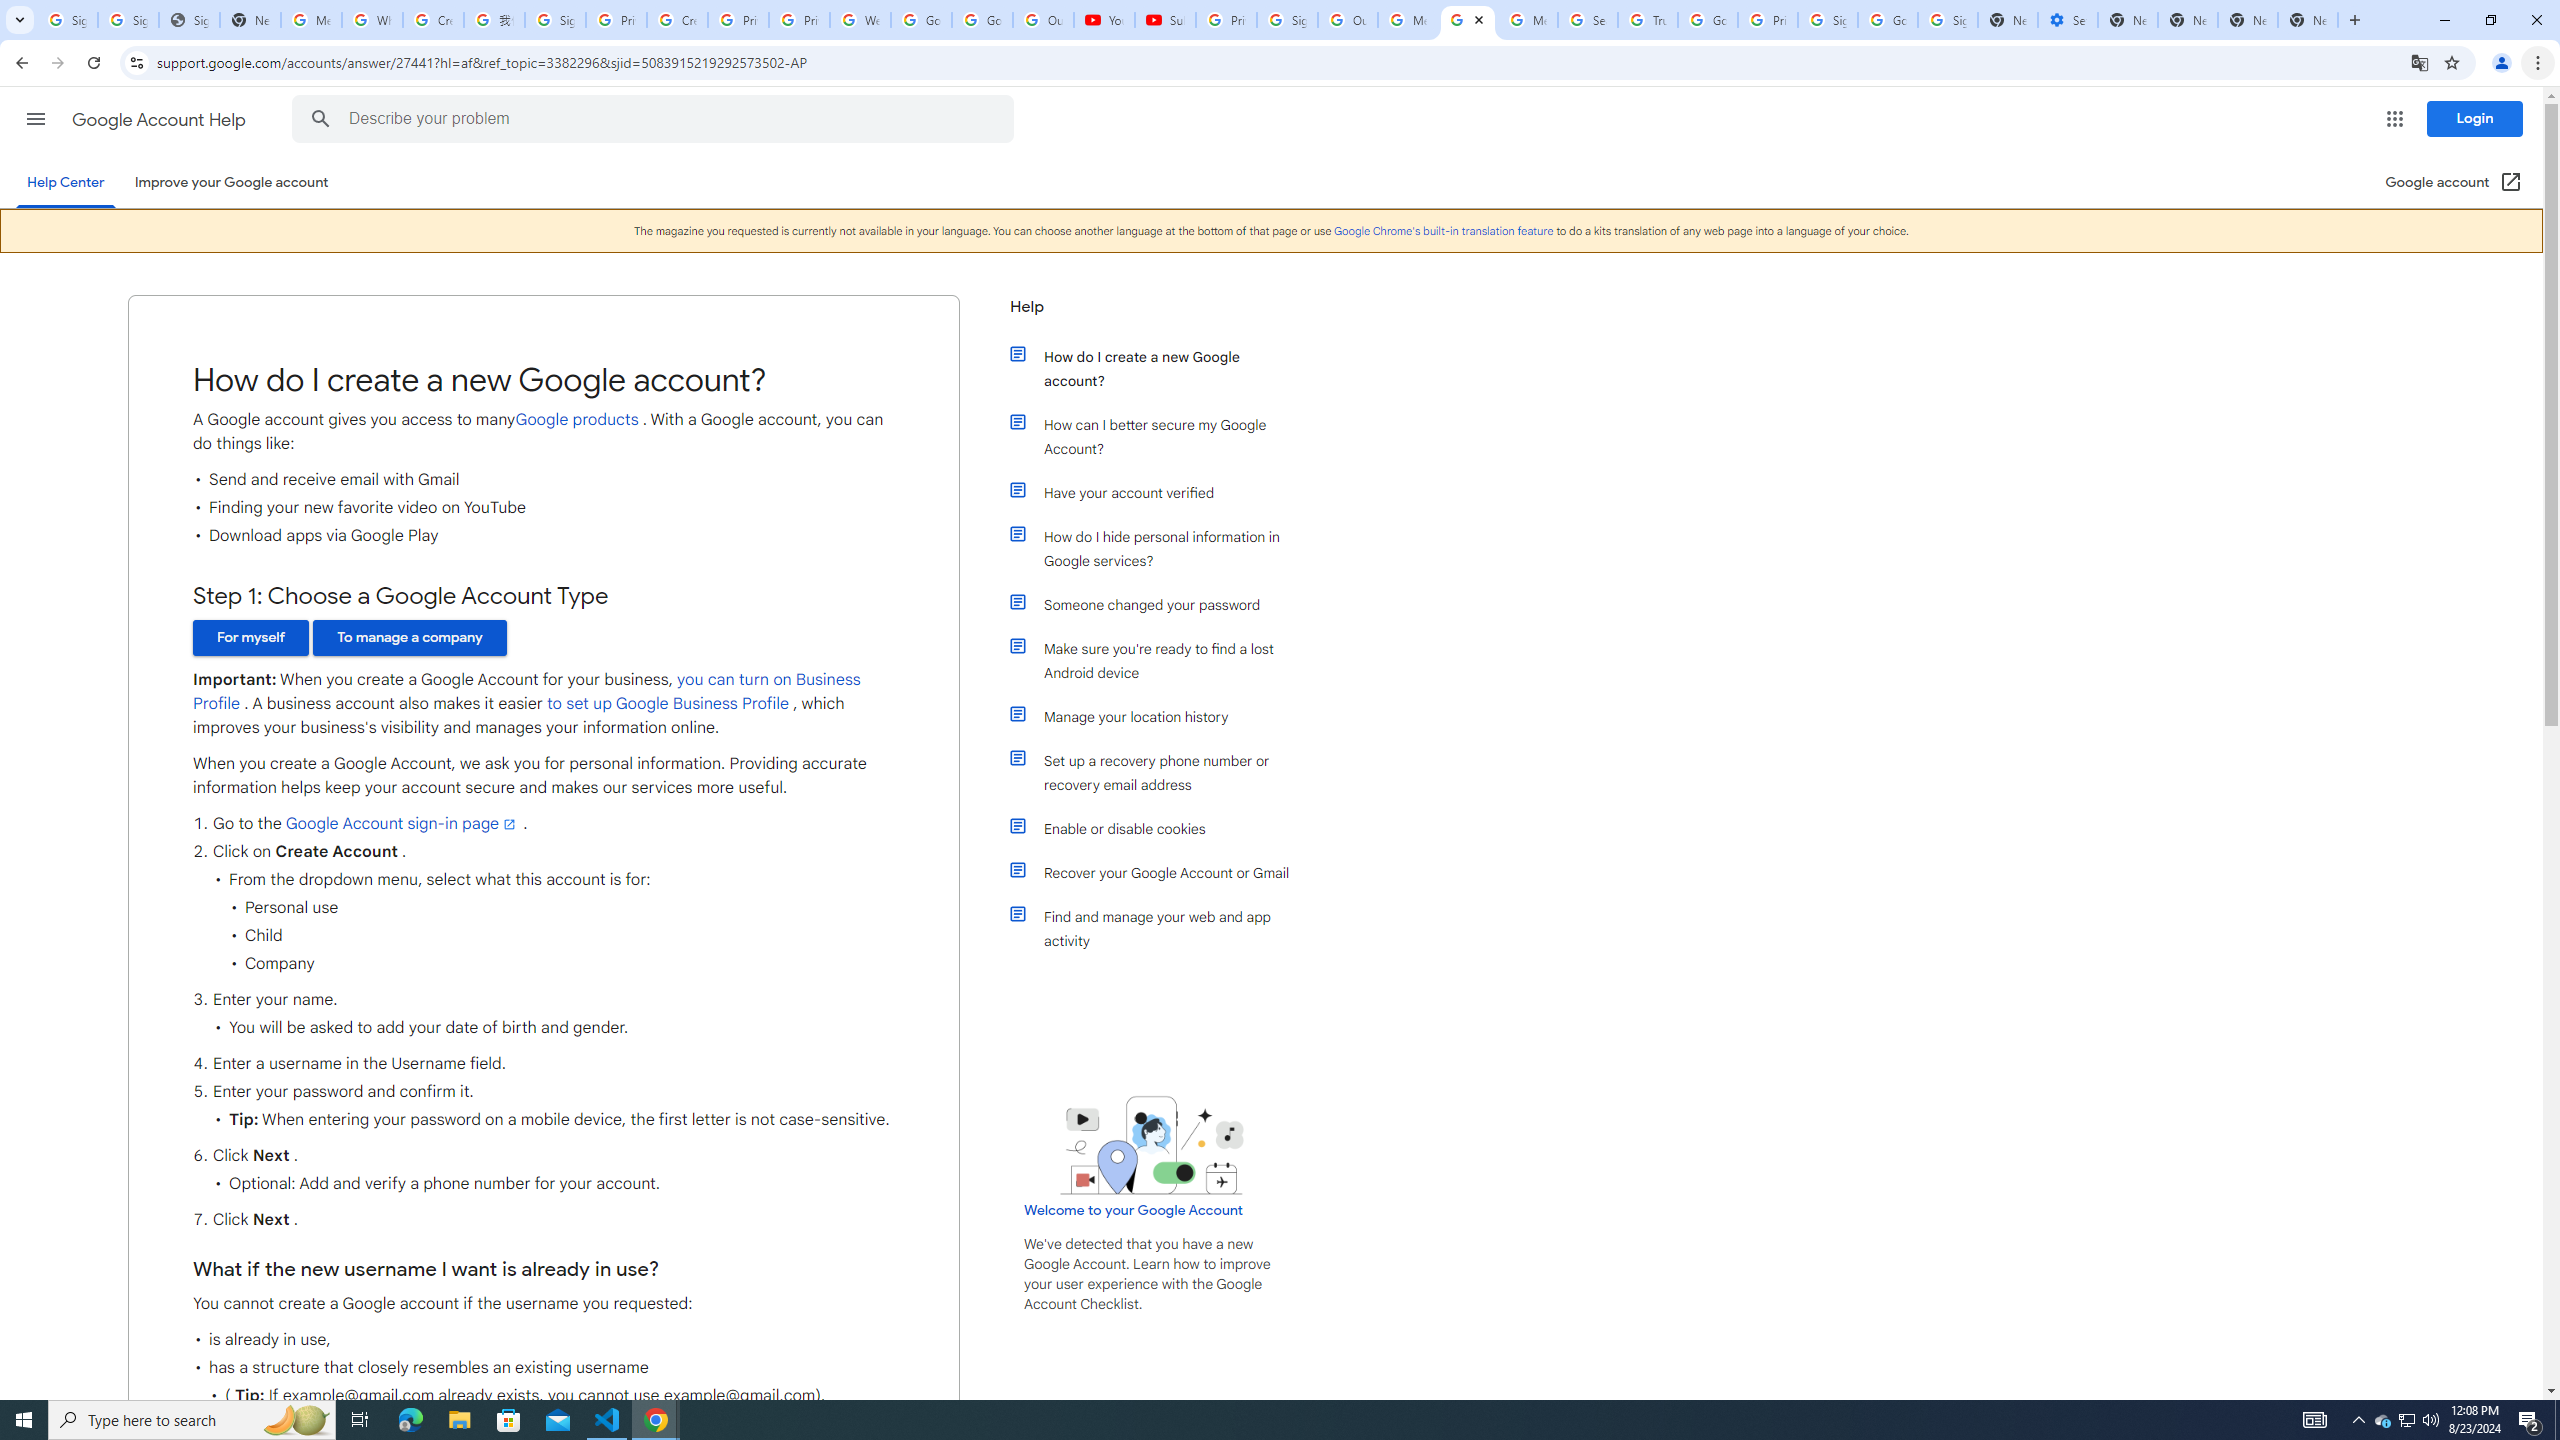 The height and width of the screenshot is (1440, 2560). Describe the element at coordinates (1443, 230) in the screenshot. I see `'Google Chrome'` at that location.